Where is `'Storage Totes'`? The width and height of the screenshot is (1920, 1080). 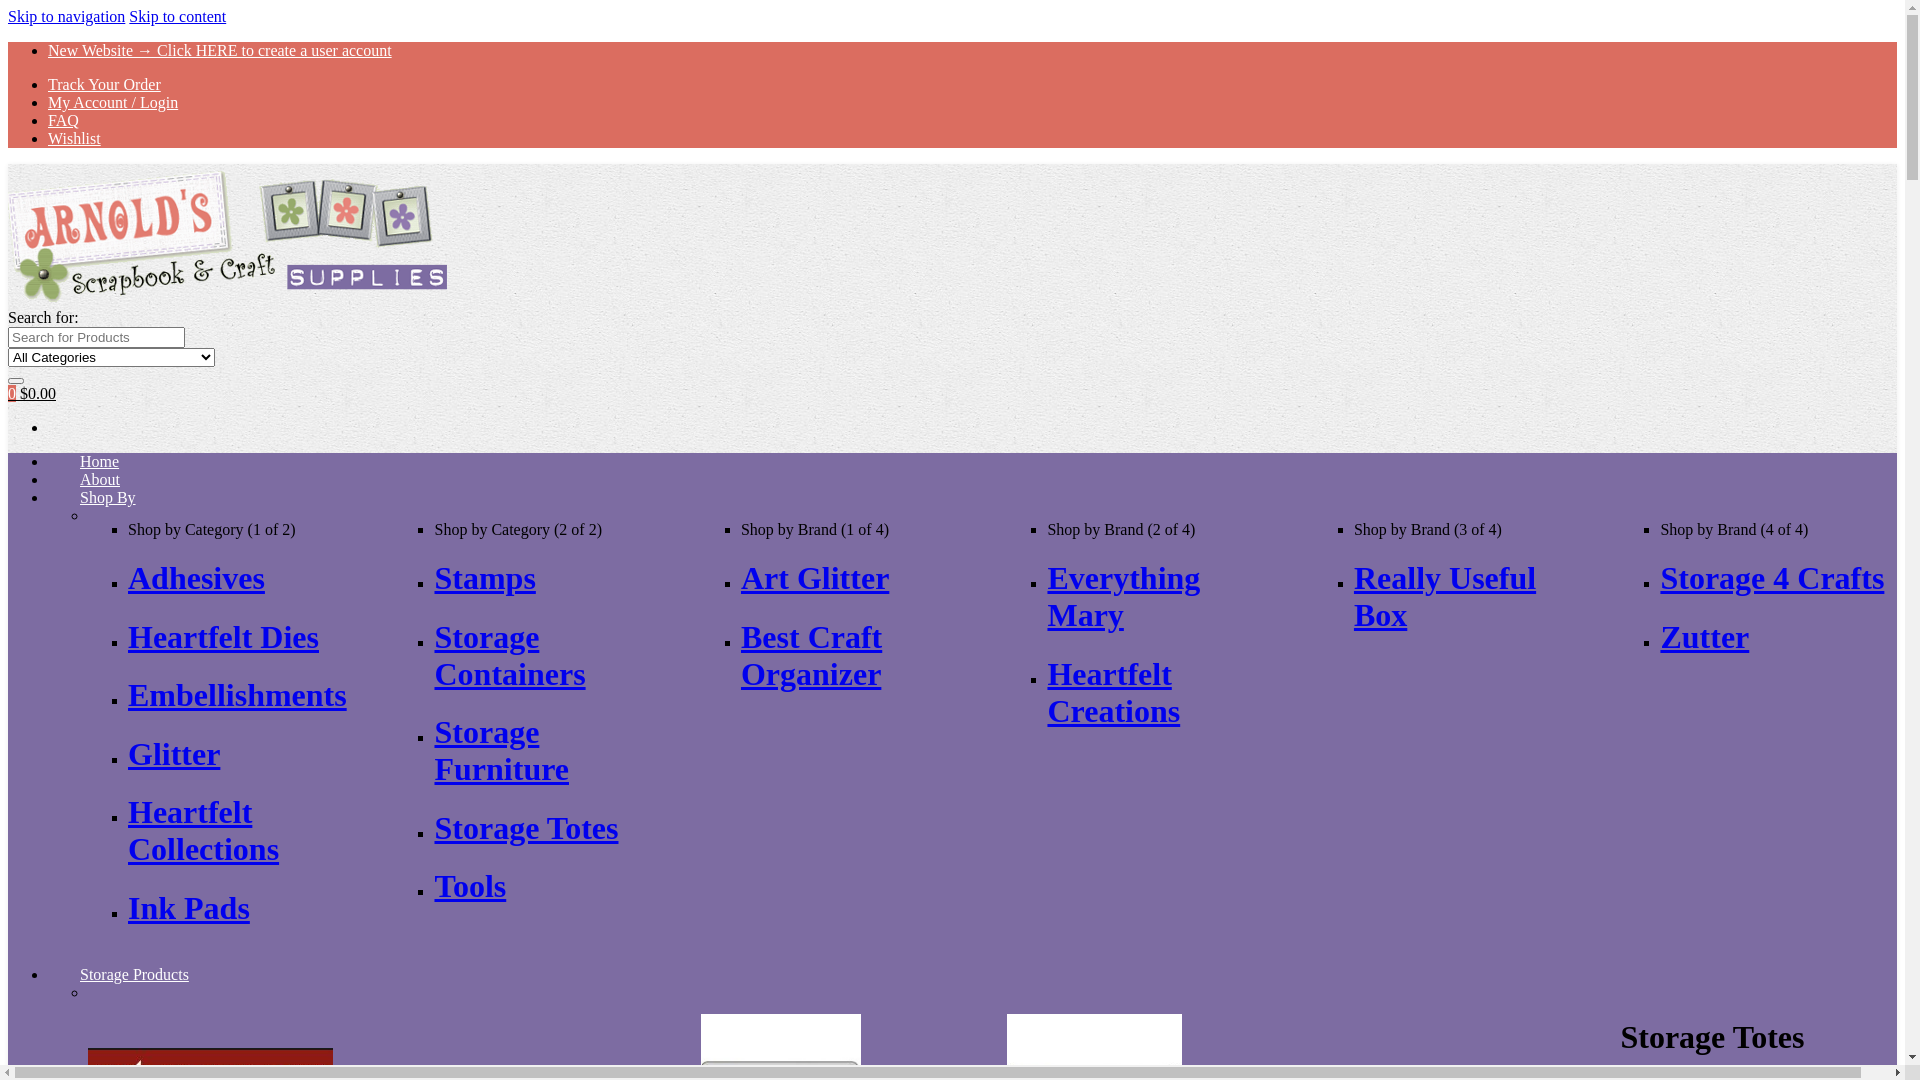
'Storage Totes' is located at coordinates (526, 828).